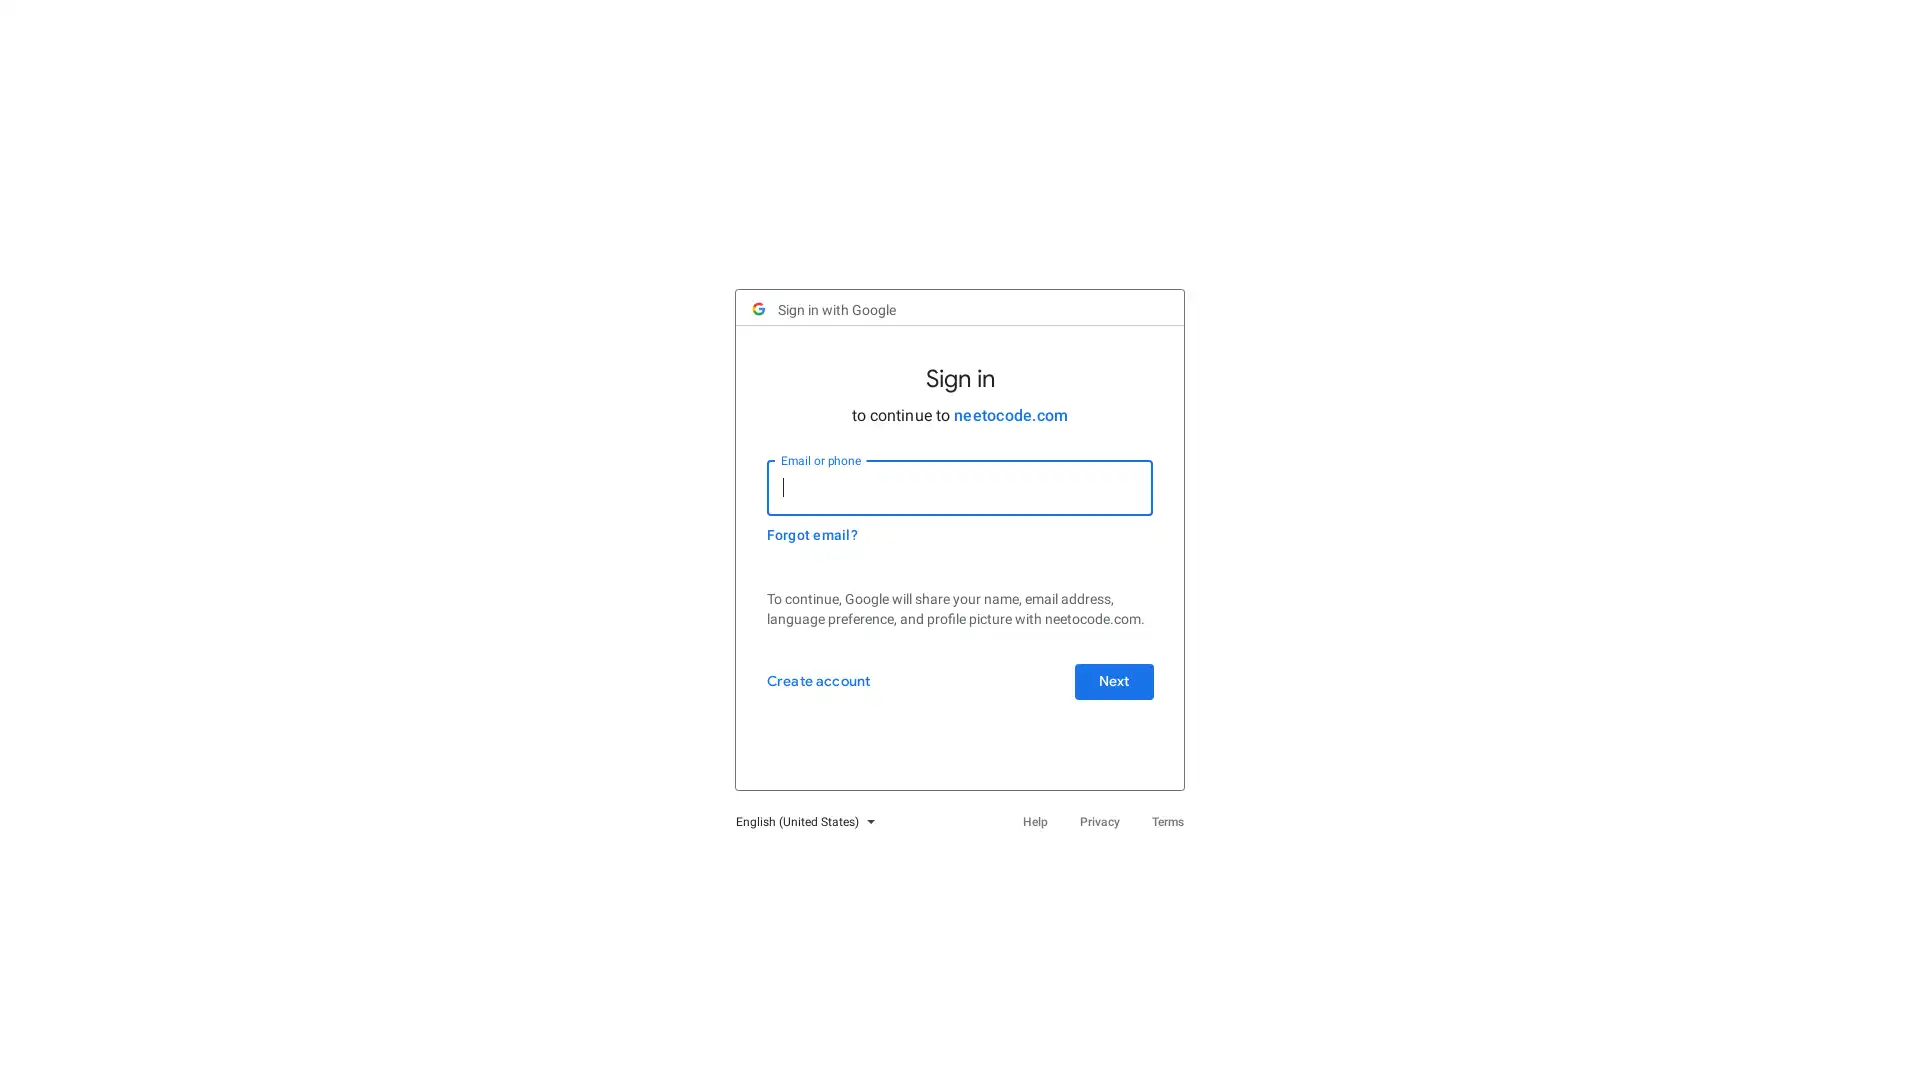 Image resolution: width=1920 pixels, height=1080 pixels. I want to click on Next, so click(1103, 712).